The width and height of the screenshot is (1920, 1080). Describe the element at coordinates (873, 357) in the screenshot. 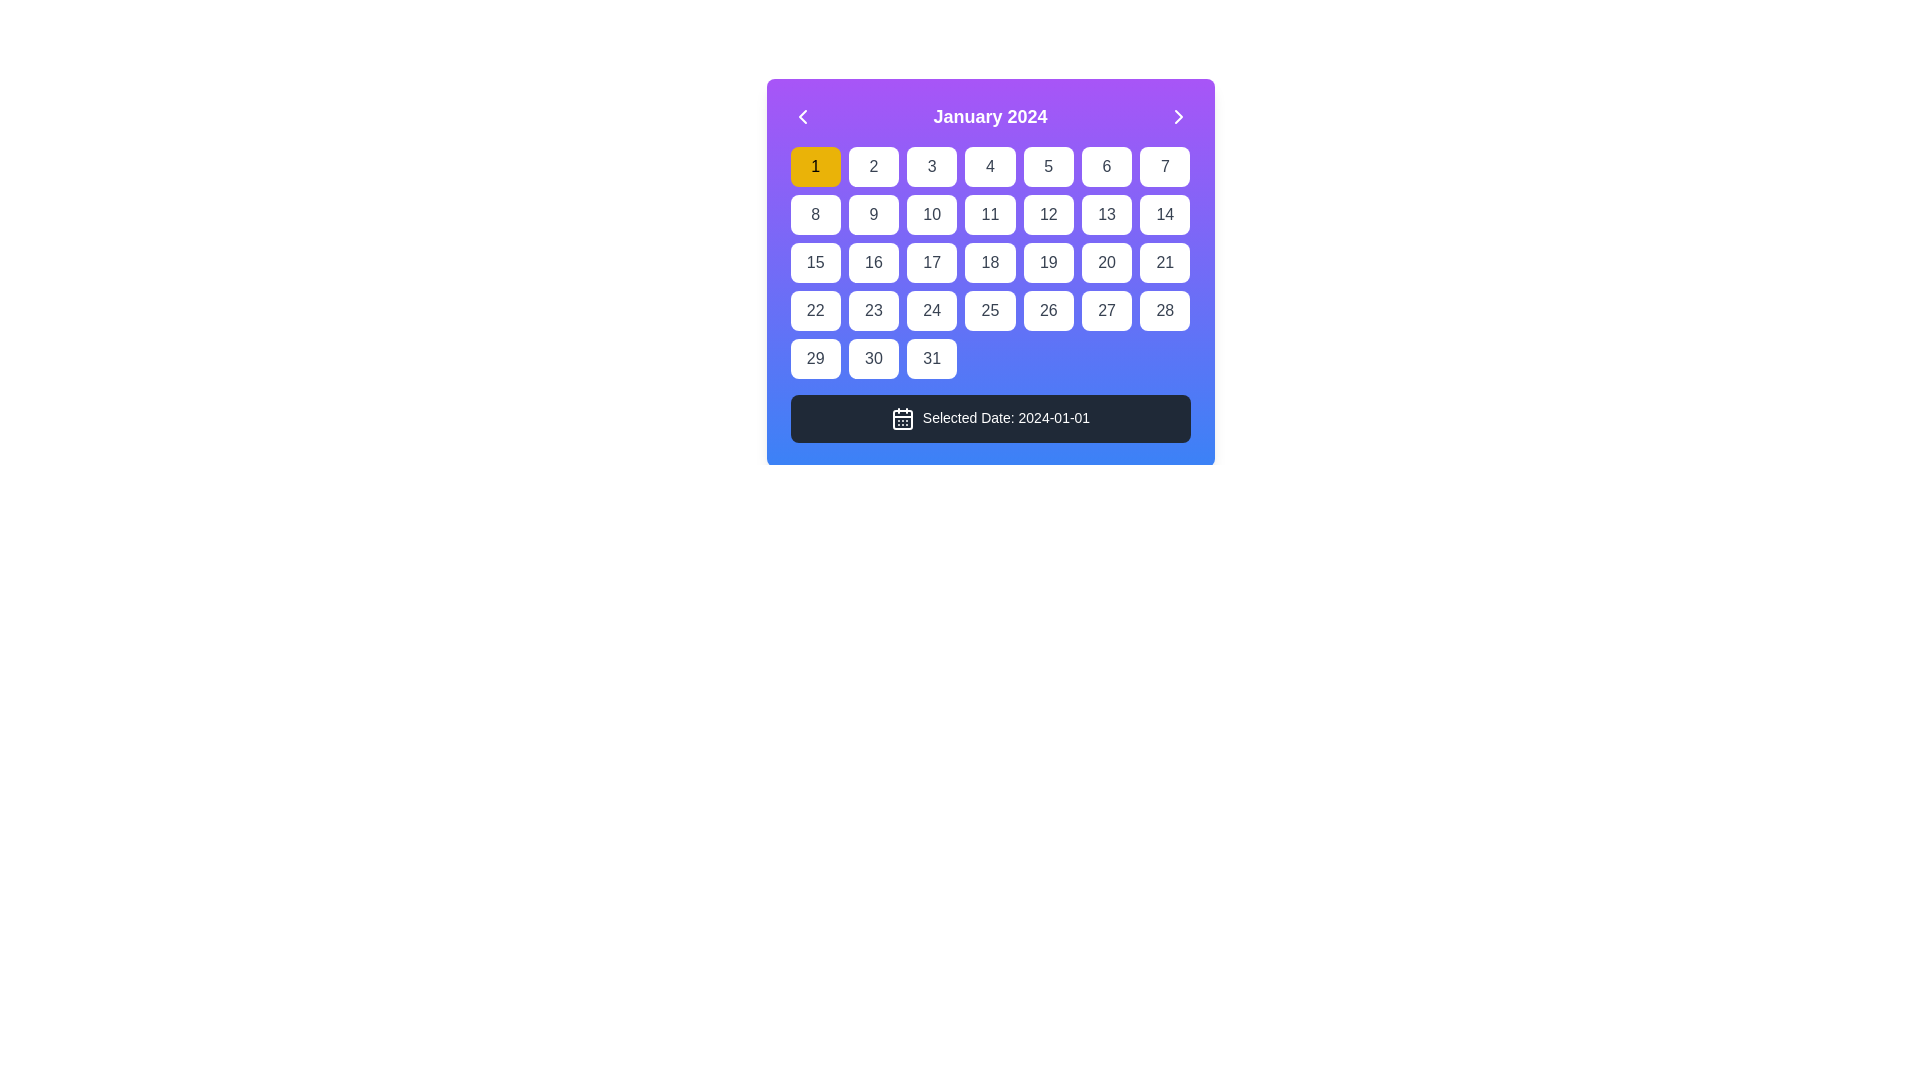

I see `the square button labeled '30' with a white background and rounded corners` at that location.